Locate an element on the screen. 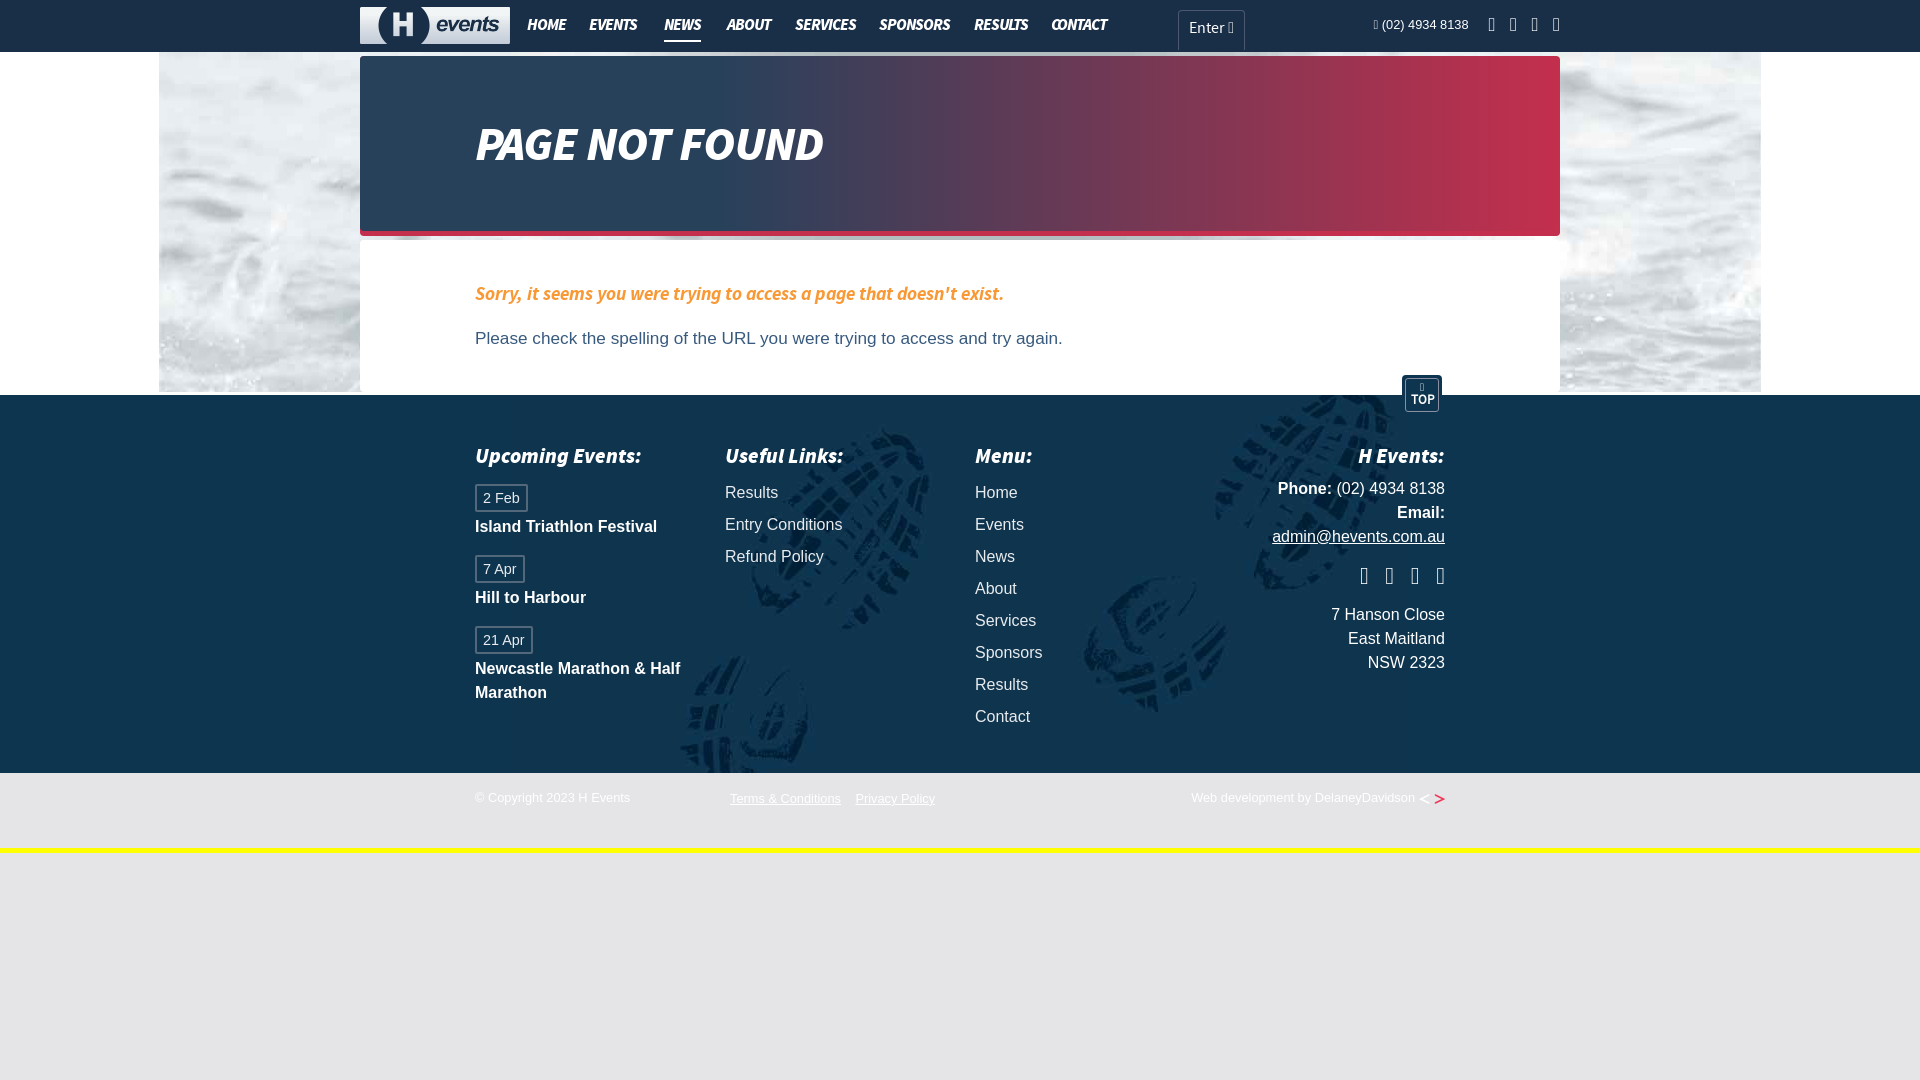  'Events' is located at coordinates (1083, 523).